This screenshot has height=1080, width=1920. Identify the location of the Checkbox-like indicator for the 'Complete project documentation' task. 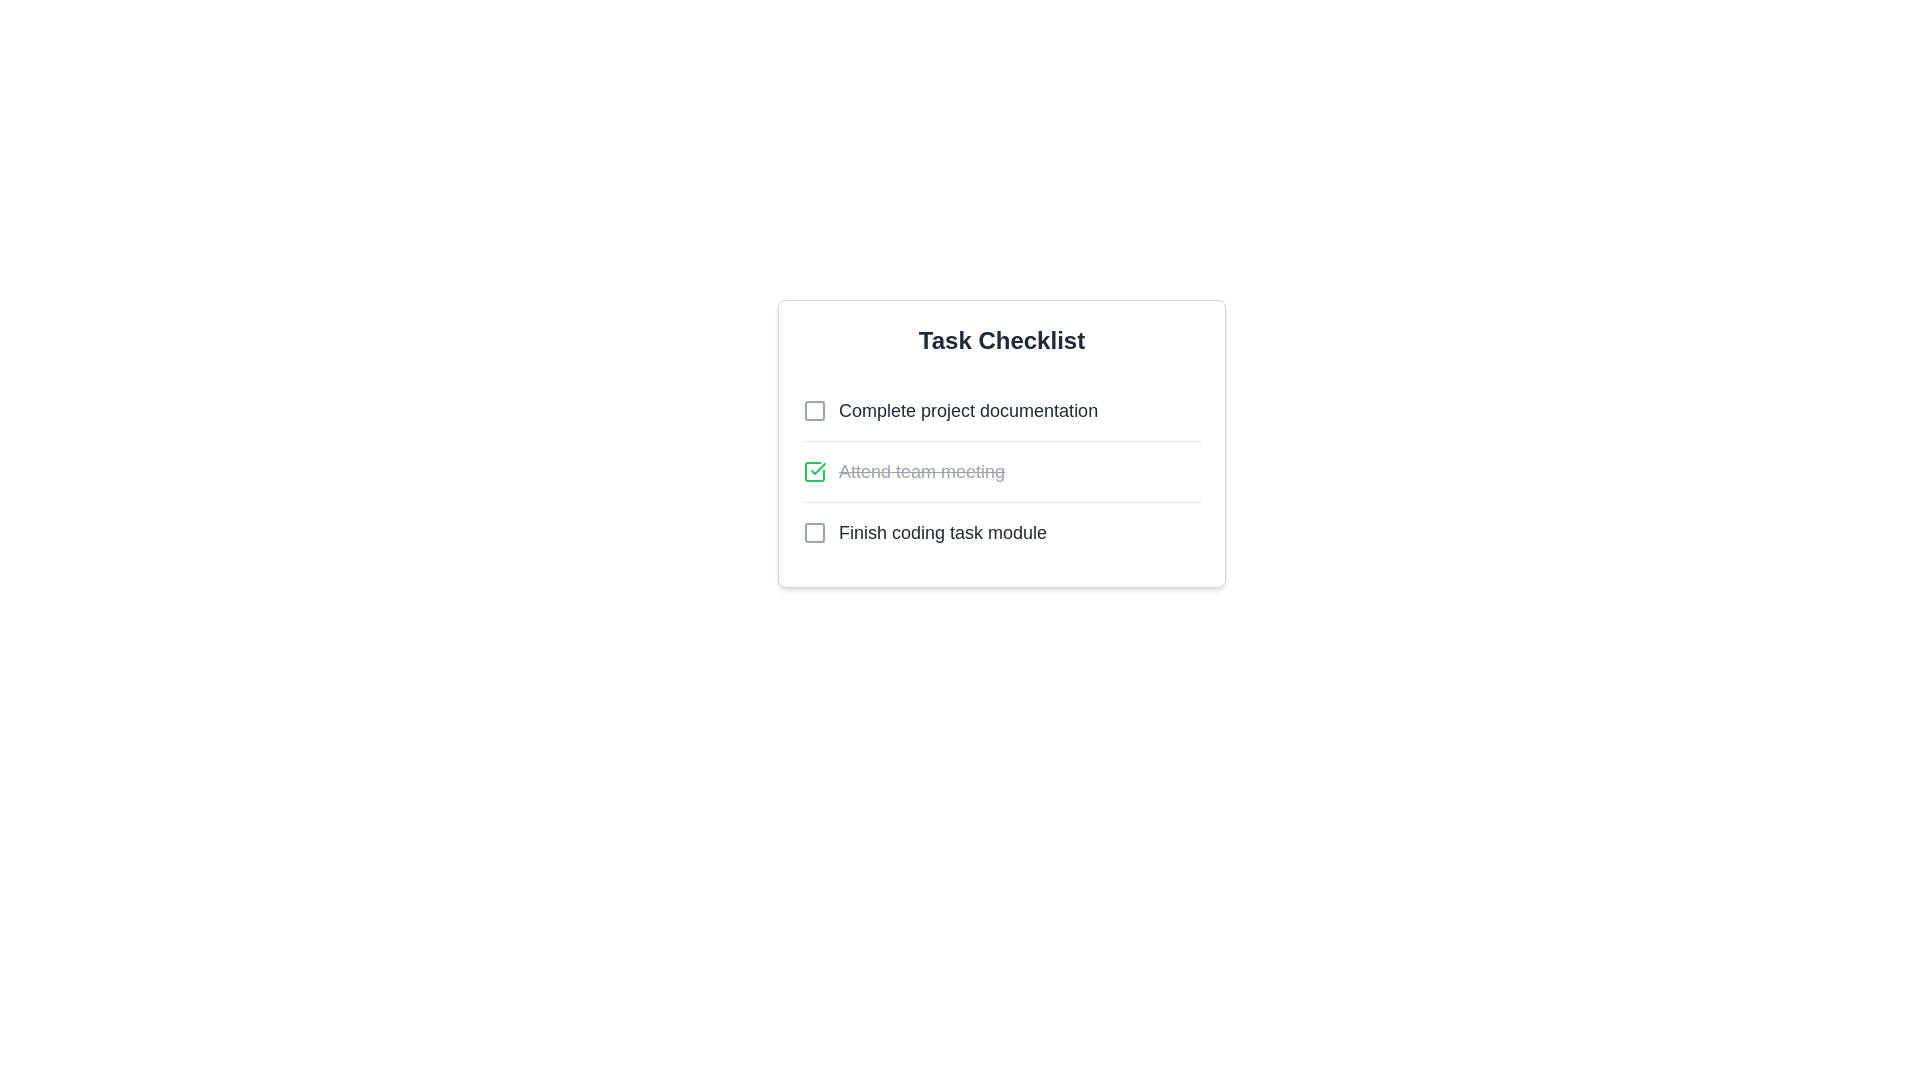
(815, 410).